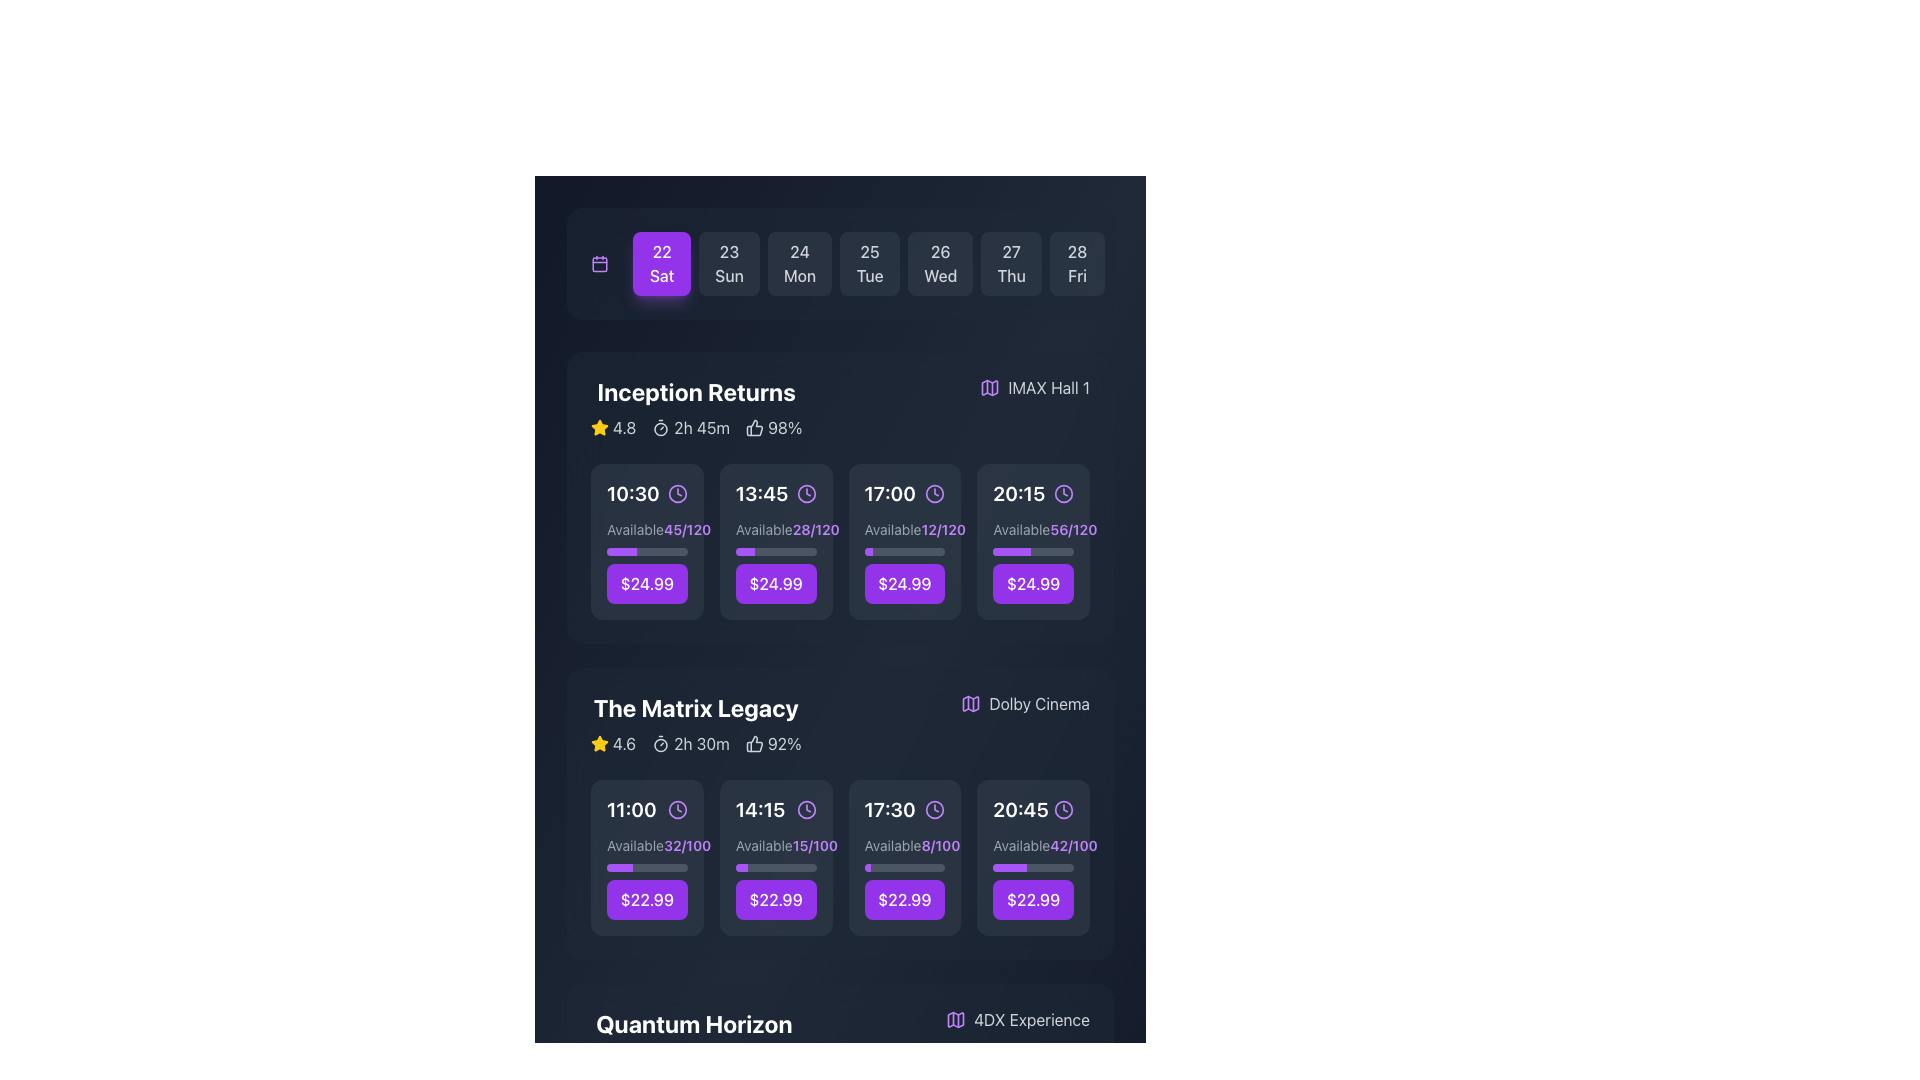 The width and height of the screenshot is (1920, 1080). I want to click on the purchase button located in the 'Inception Returns' section under the '22 Sat' date for accessibility purposes, so click(647, 583).